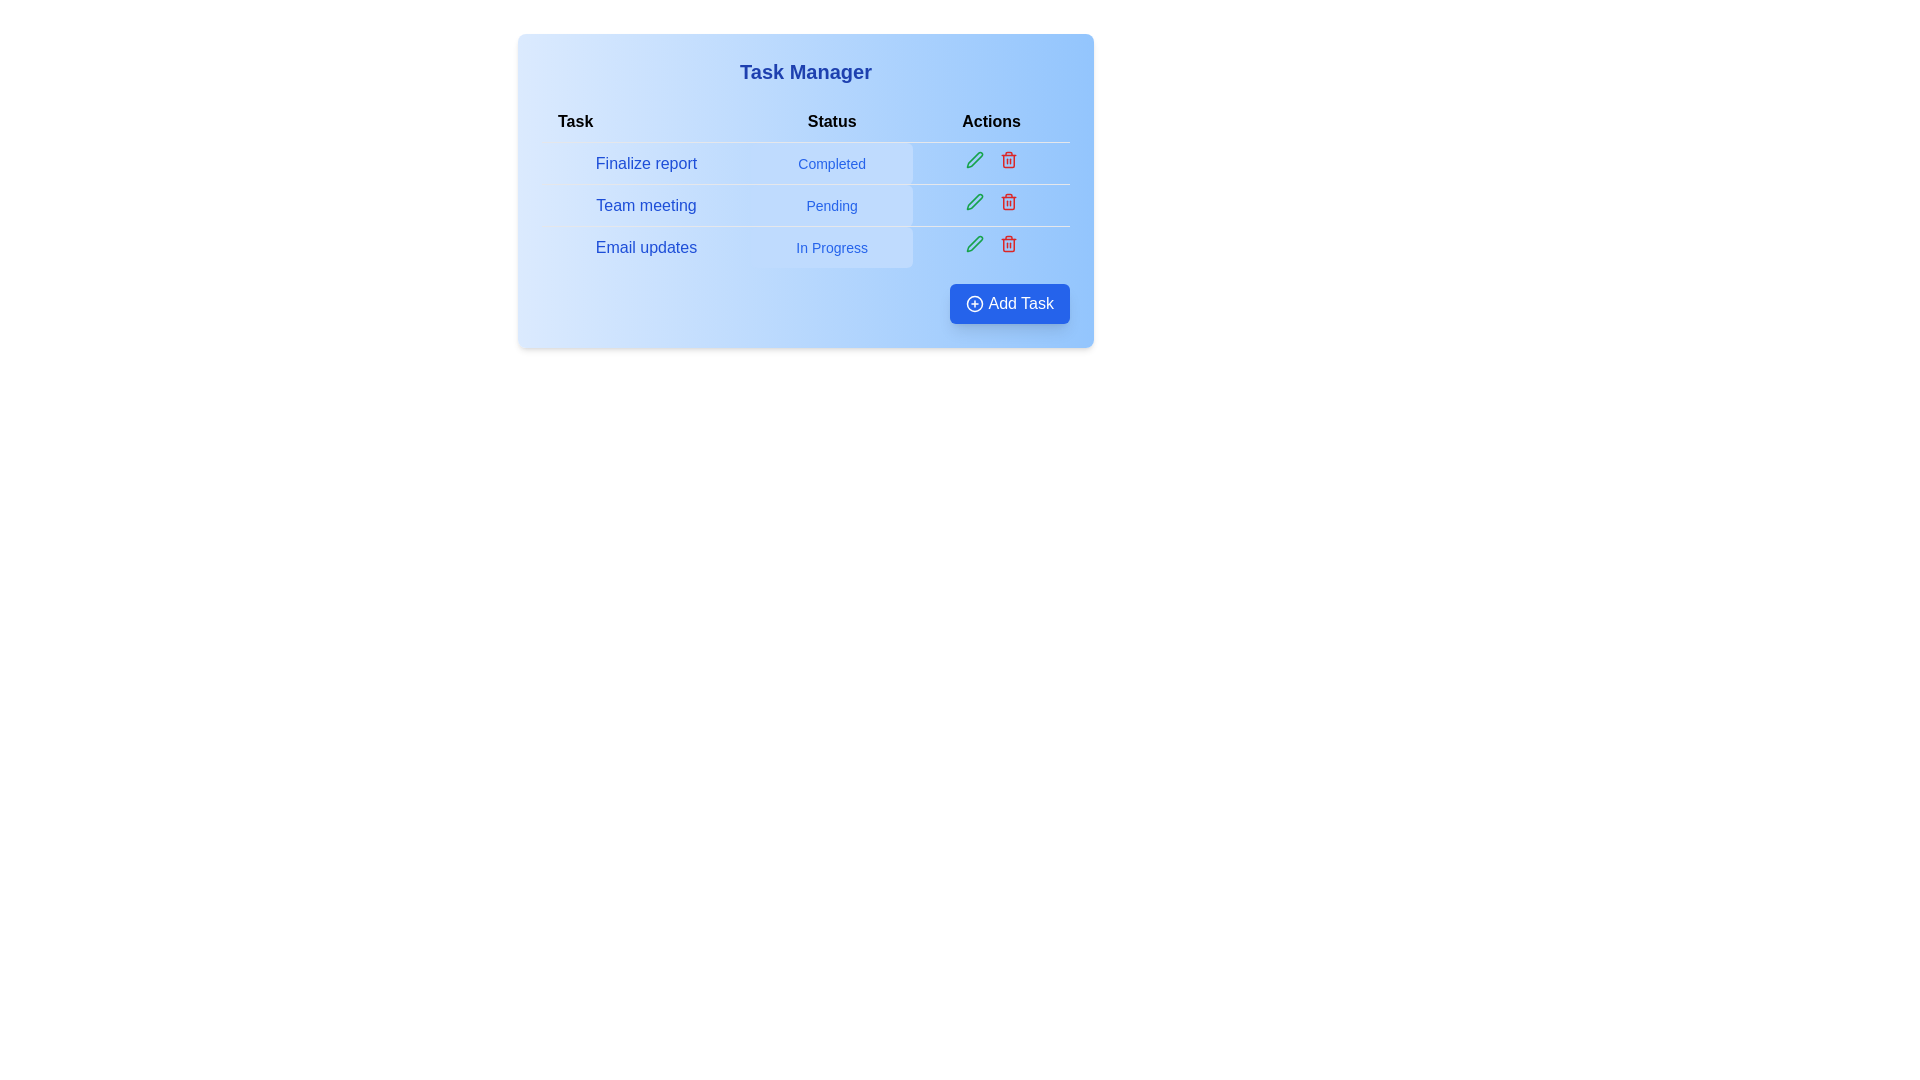  Describe the element at coordinates (974, 201) in the screenshot. I see `the edit button for the task titled 'Team meeting'` at that location.